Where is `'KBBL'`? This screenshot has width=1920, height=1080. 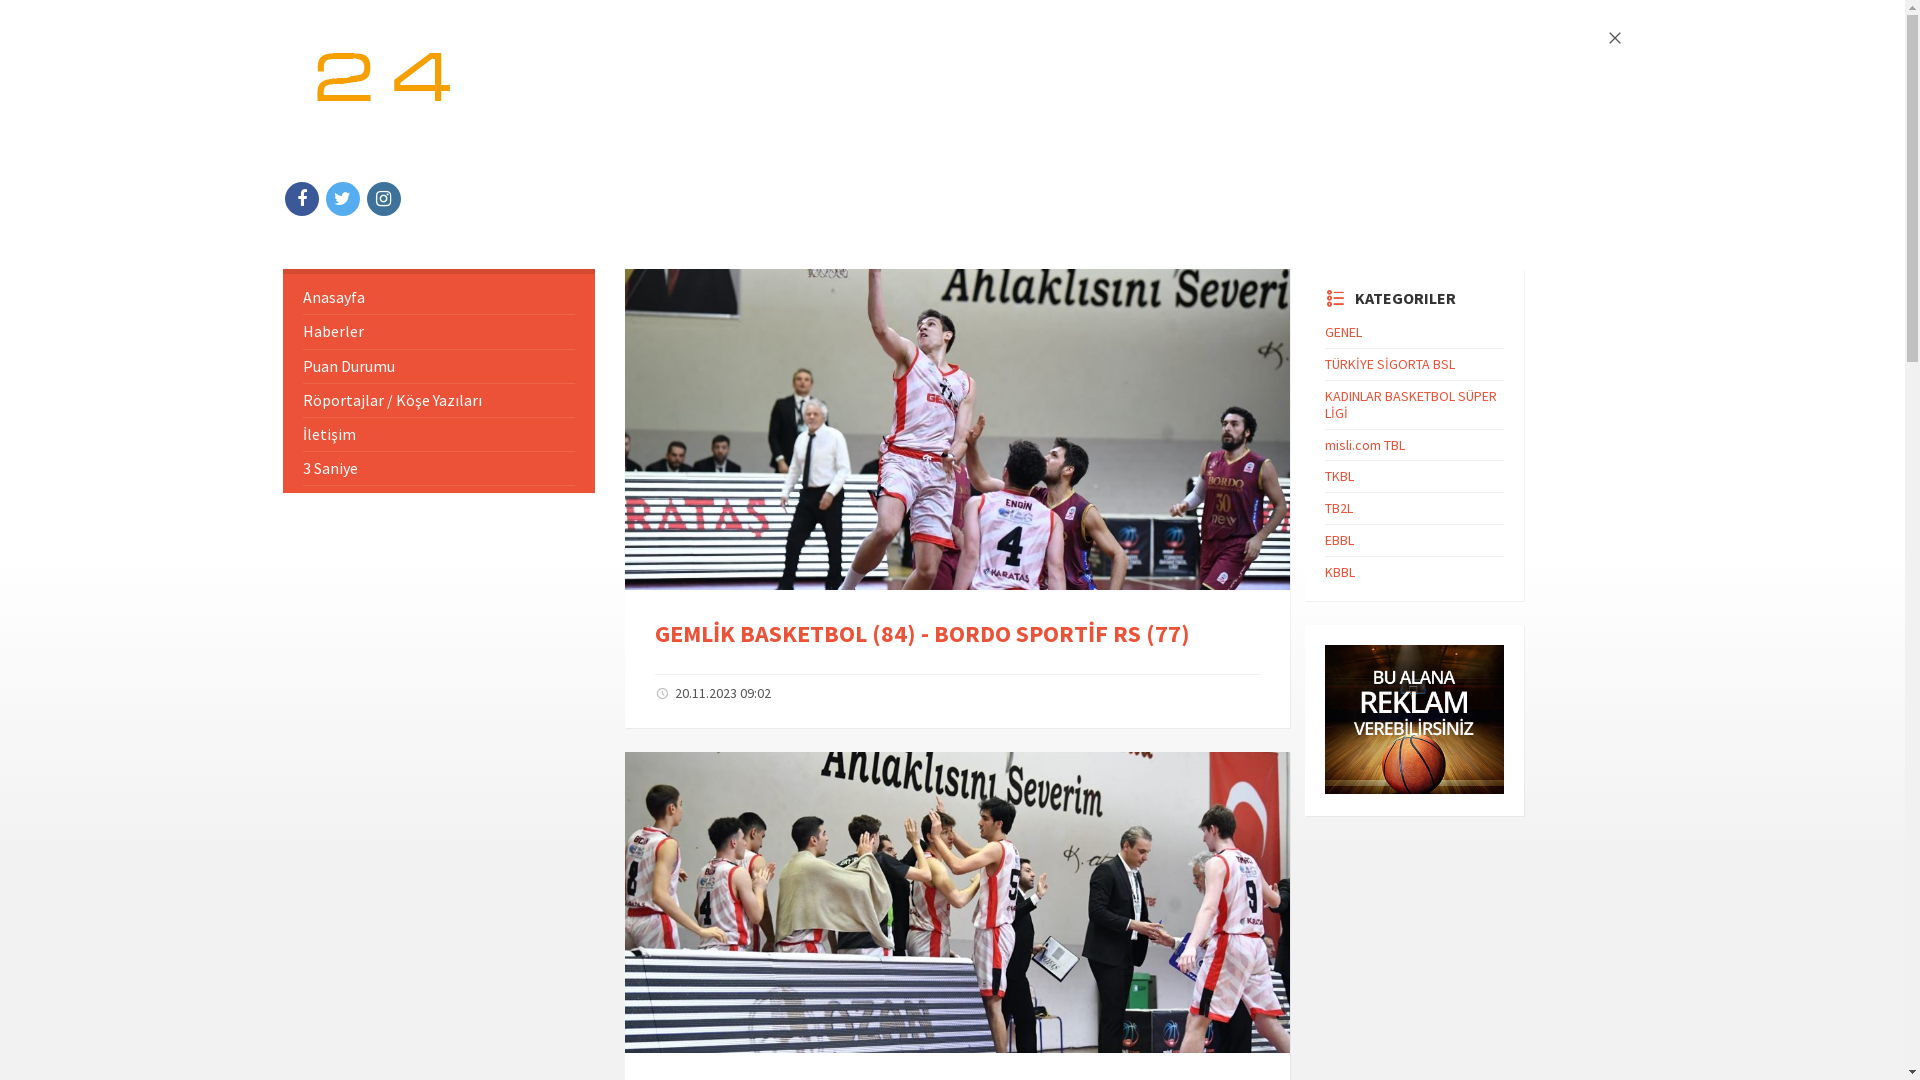
'KBBL' is located at coordinates (1324, 571).